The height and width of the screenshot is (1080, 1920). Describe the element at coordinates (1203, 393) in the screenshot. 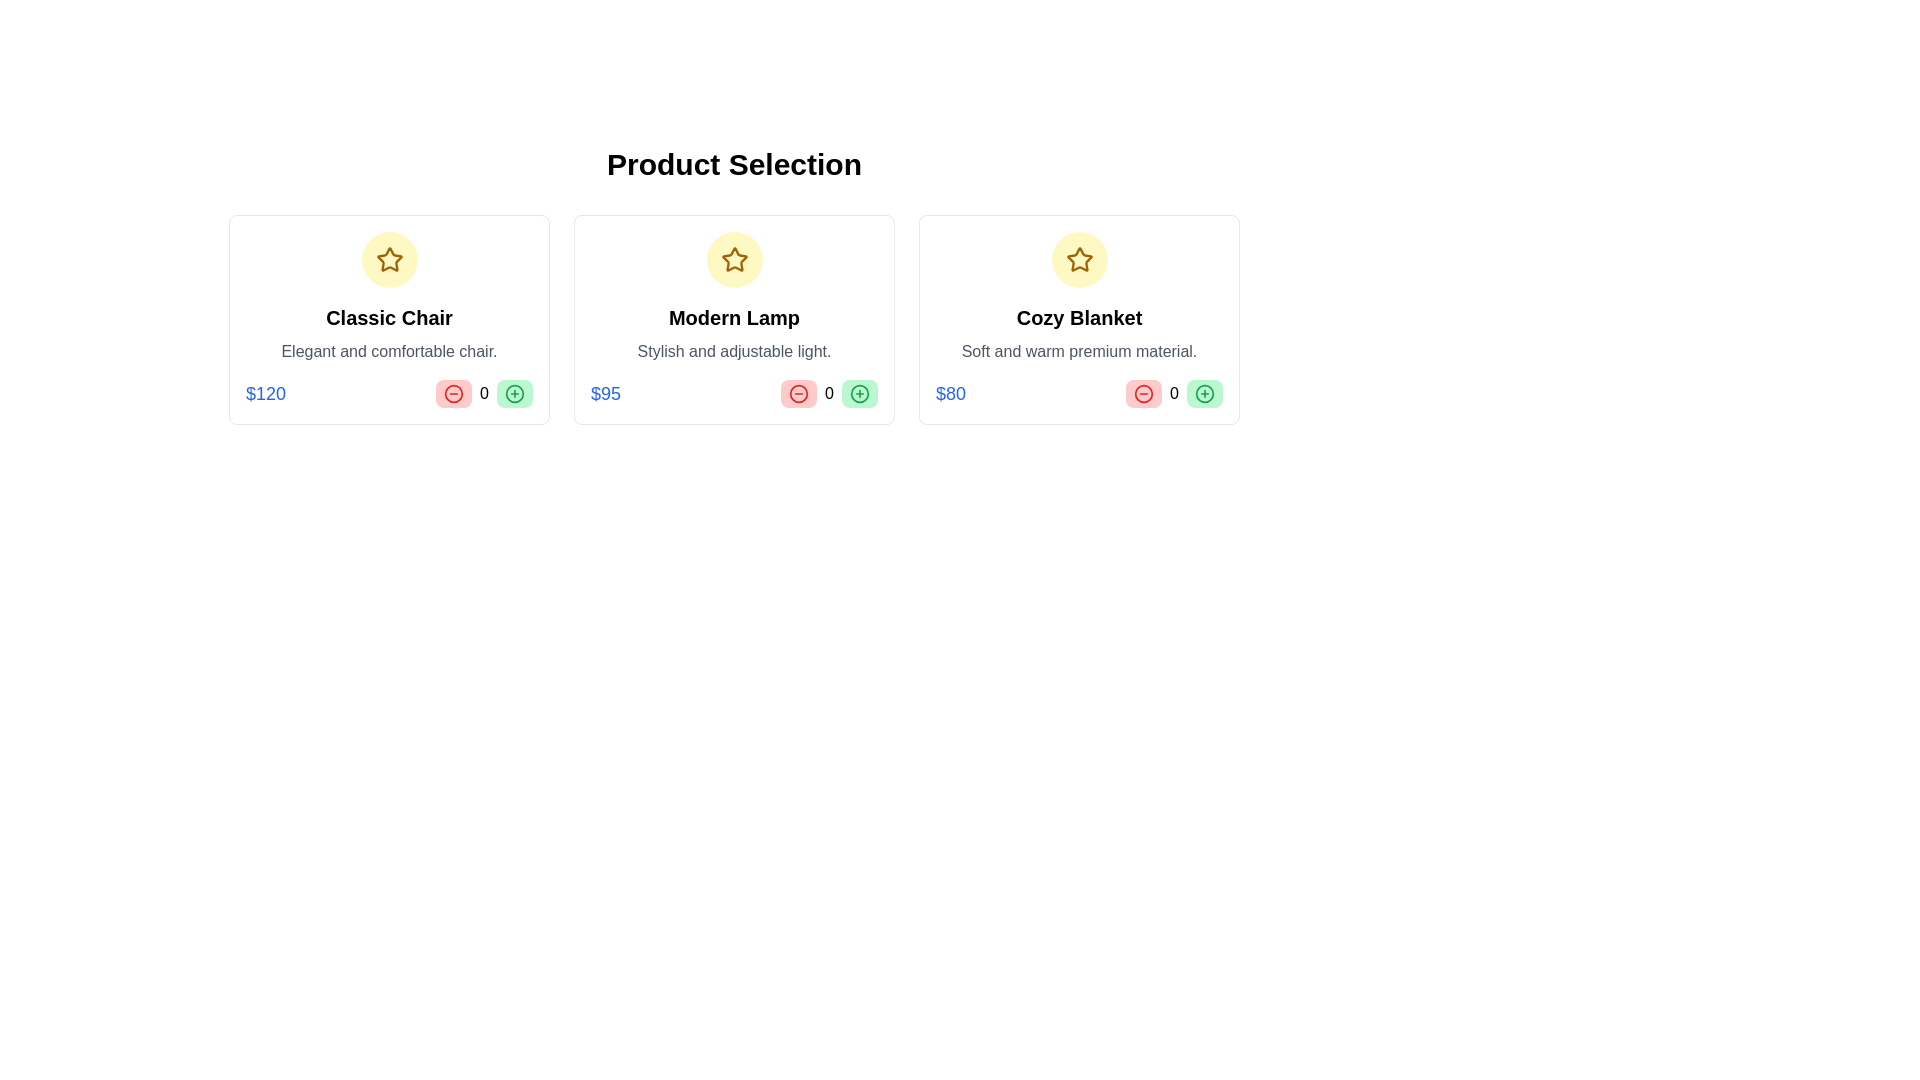

I see `the circular '+' icon located in the bottom-right corner of the 'Cozy Blanket' product card` at that location.